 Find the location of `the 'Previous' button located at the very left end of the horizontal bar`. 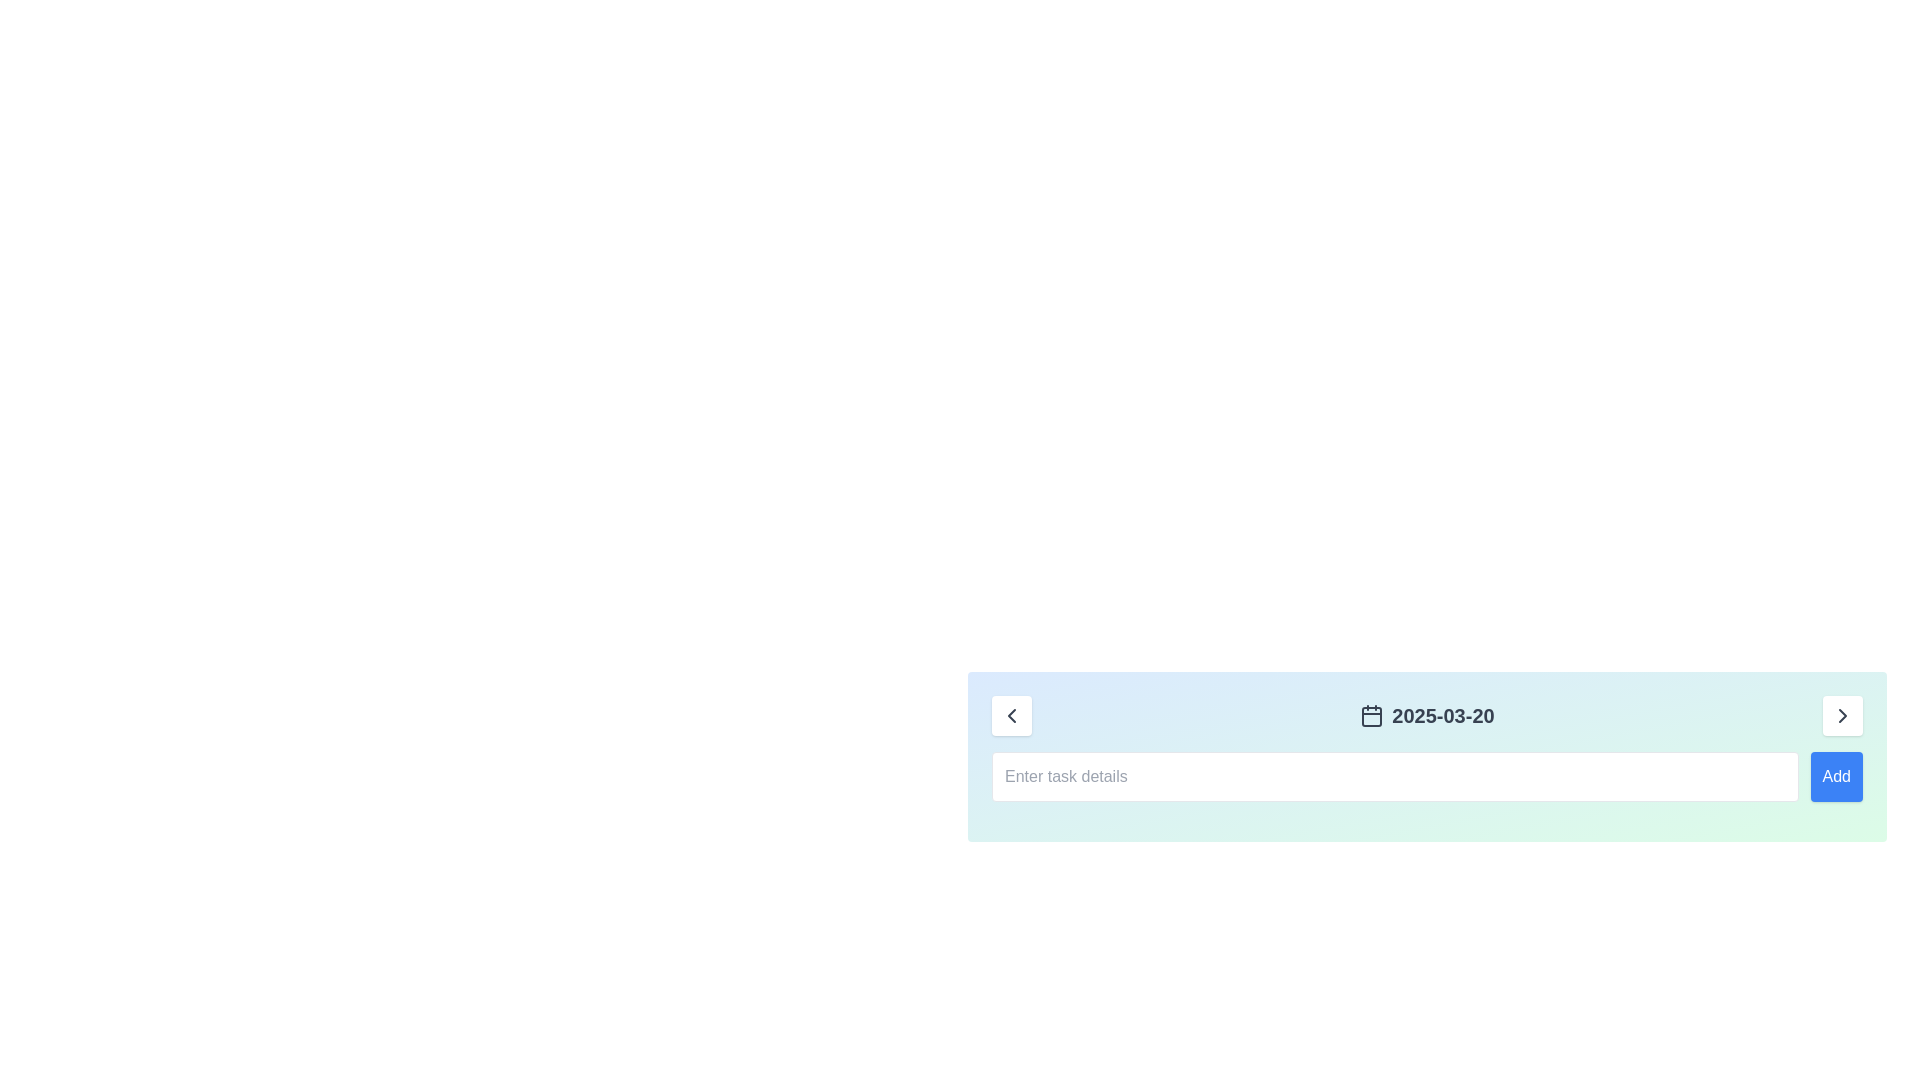

the 'Previous' button located at the very left end of the horizontal bar is located at coordinates (1012, 715).